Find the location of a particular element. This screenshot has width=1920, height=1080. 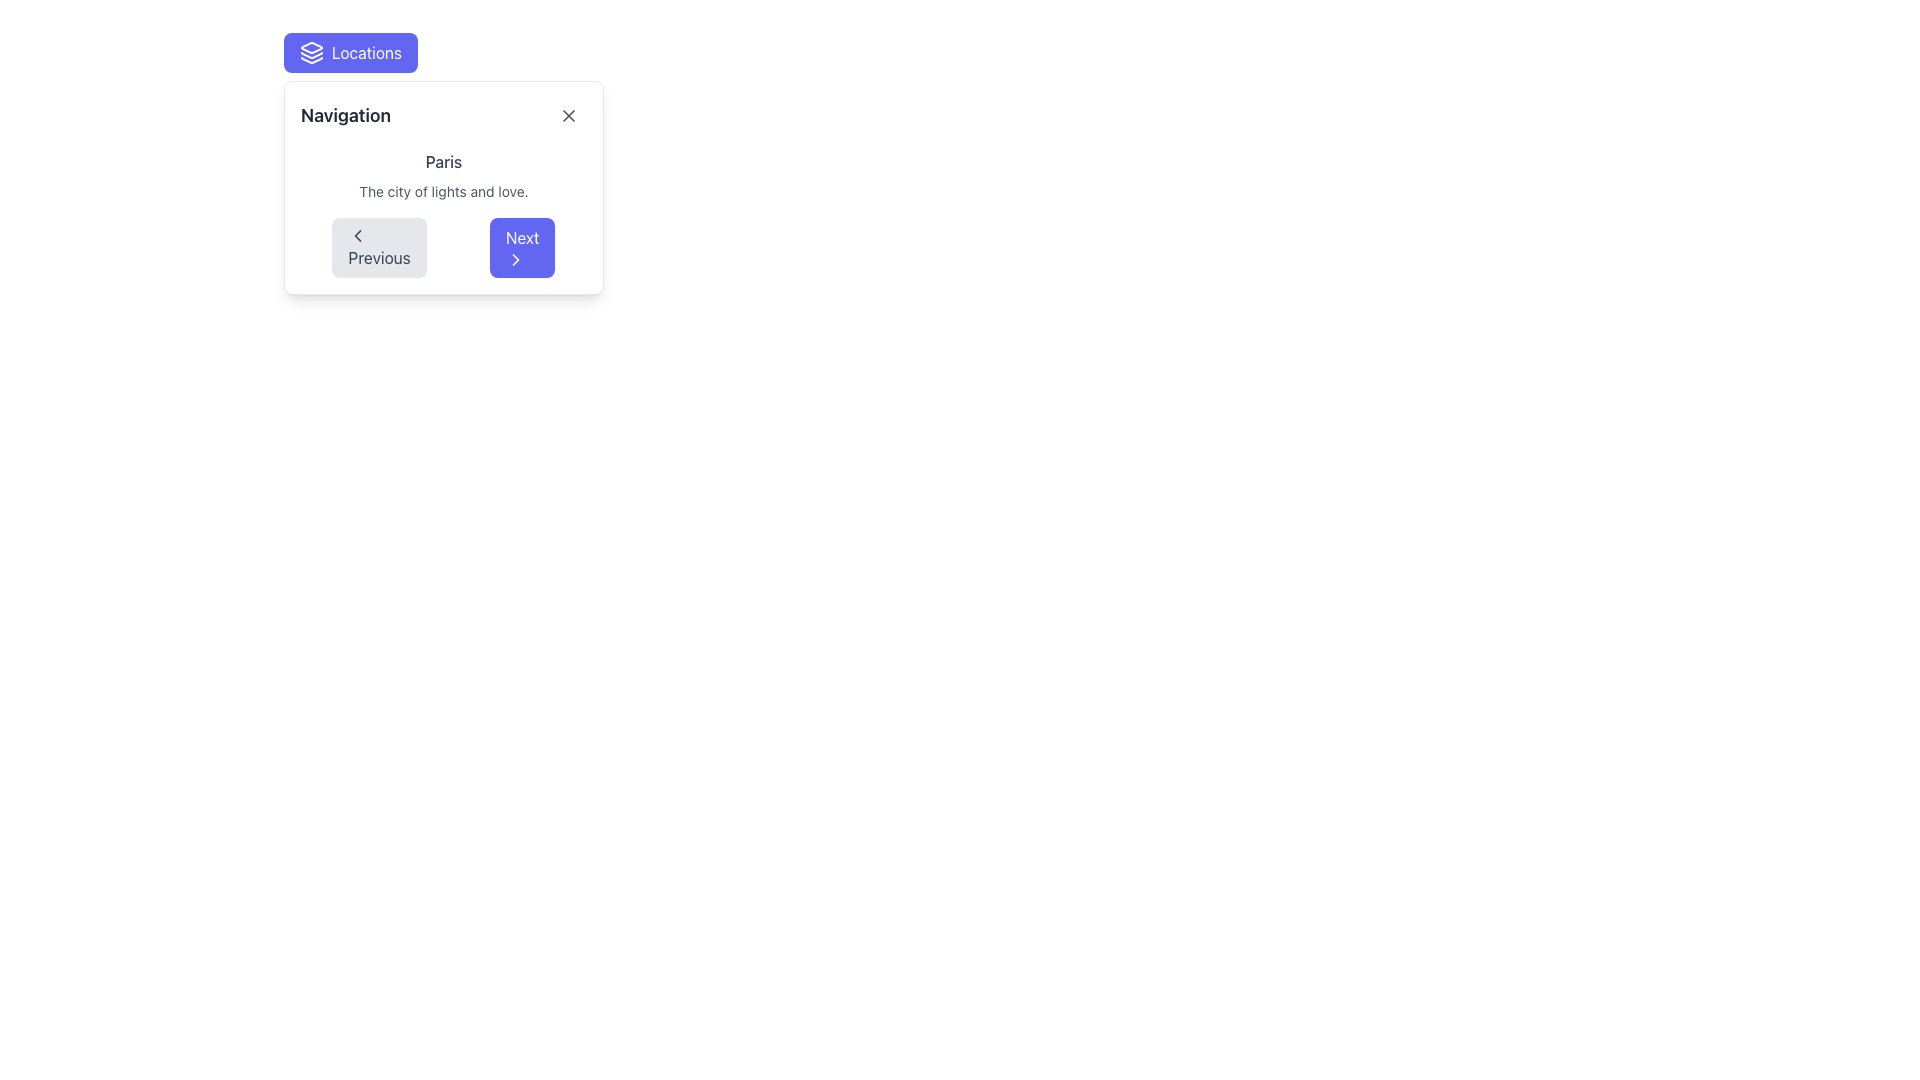

the button with a closed 'X' symbol located in the top-right corner of the 'Navigation' card is located at coordinates (567, 115).